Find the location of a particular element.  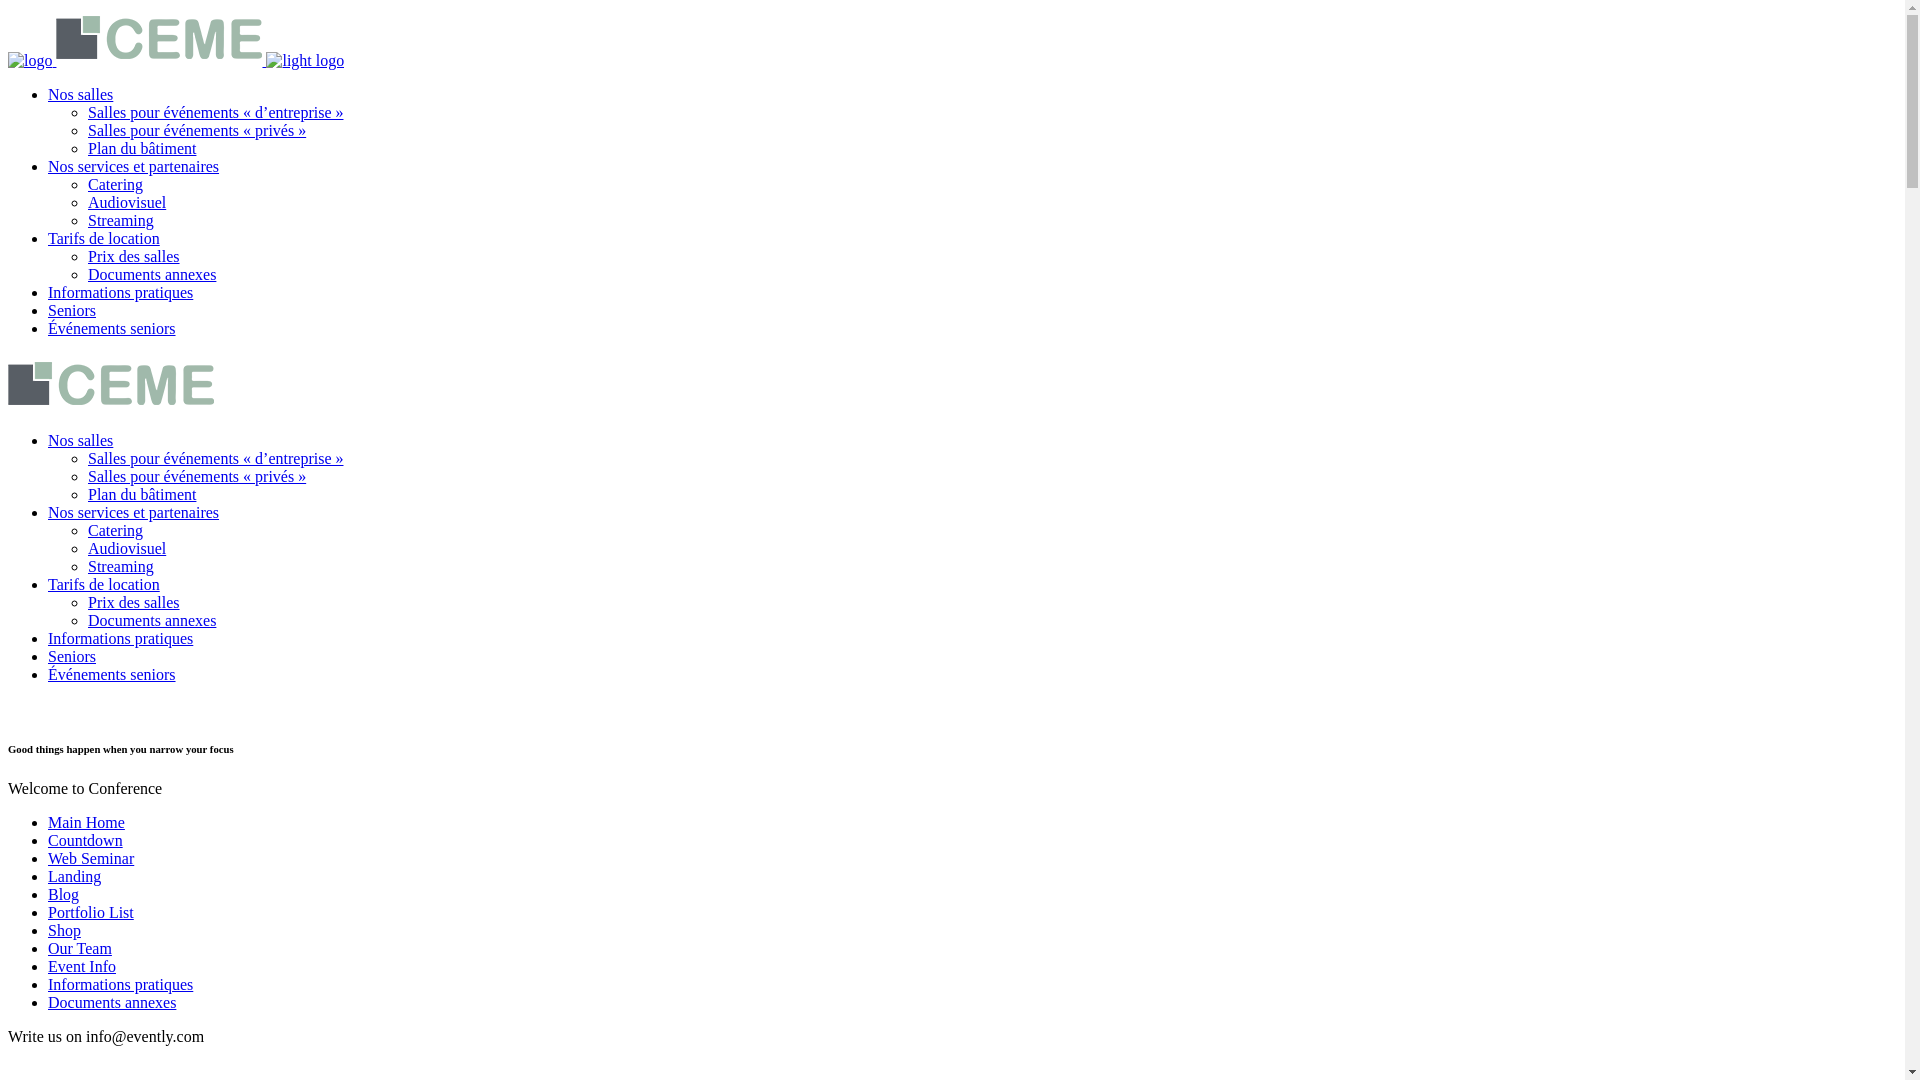

'Tarifs de location' is located at coordinates (103, 237).